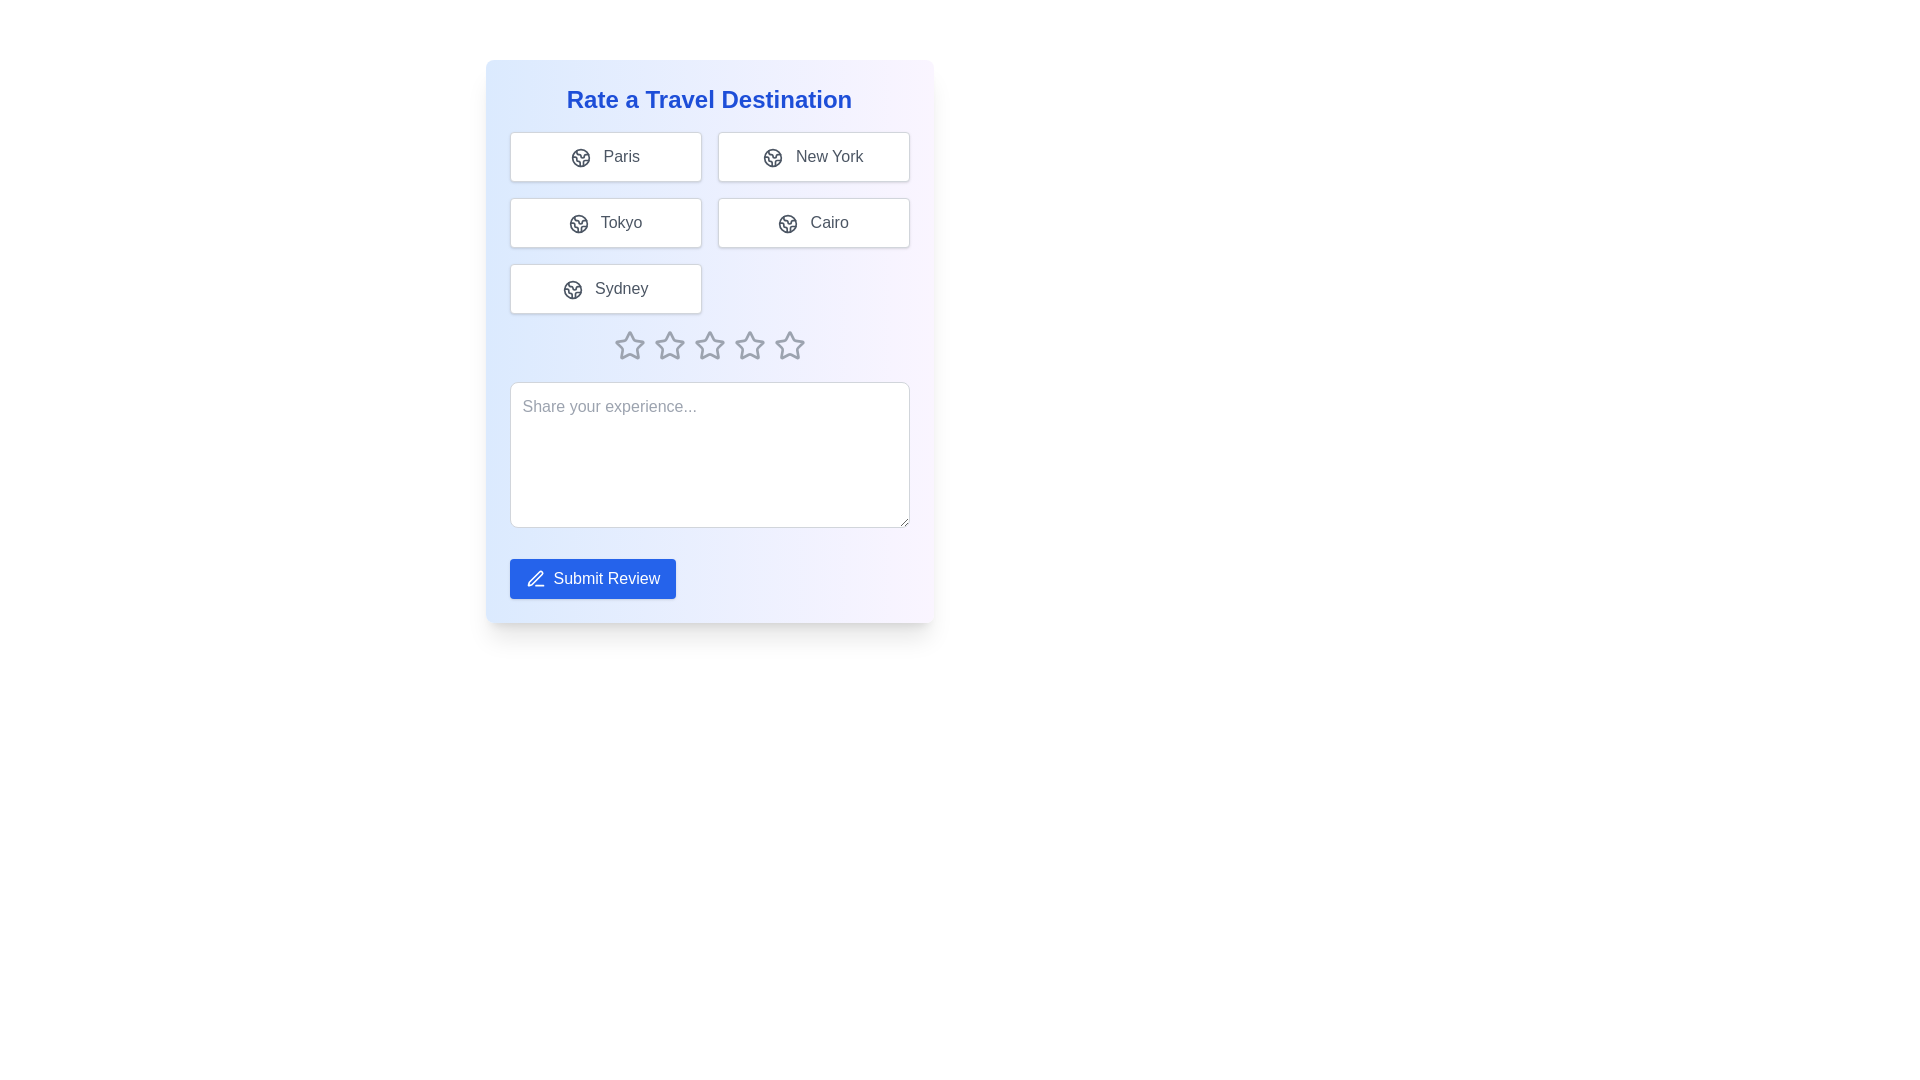  What do you see at coordinates (604, 156) in the screenshot?
I see `the selectable button indicating the city 'Paris'` at bounding box center [604, 156].